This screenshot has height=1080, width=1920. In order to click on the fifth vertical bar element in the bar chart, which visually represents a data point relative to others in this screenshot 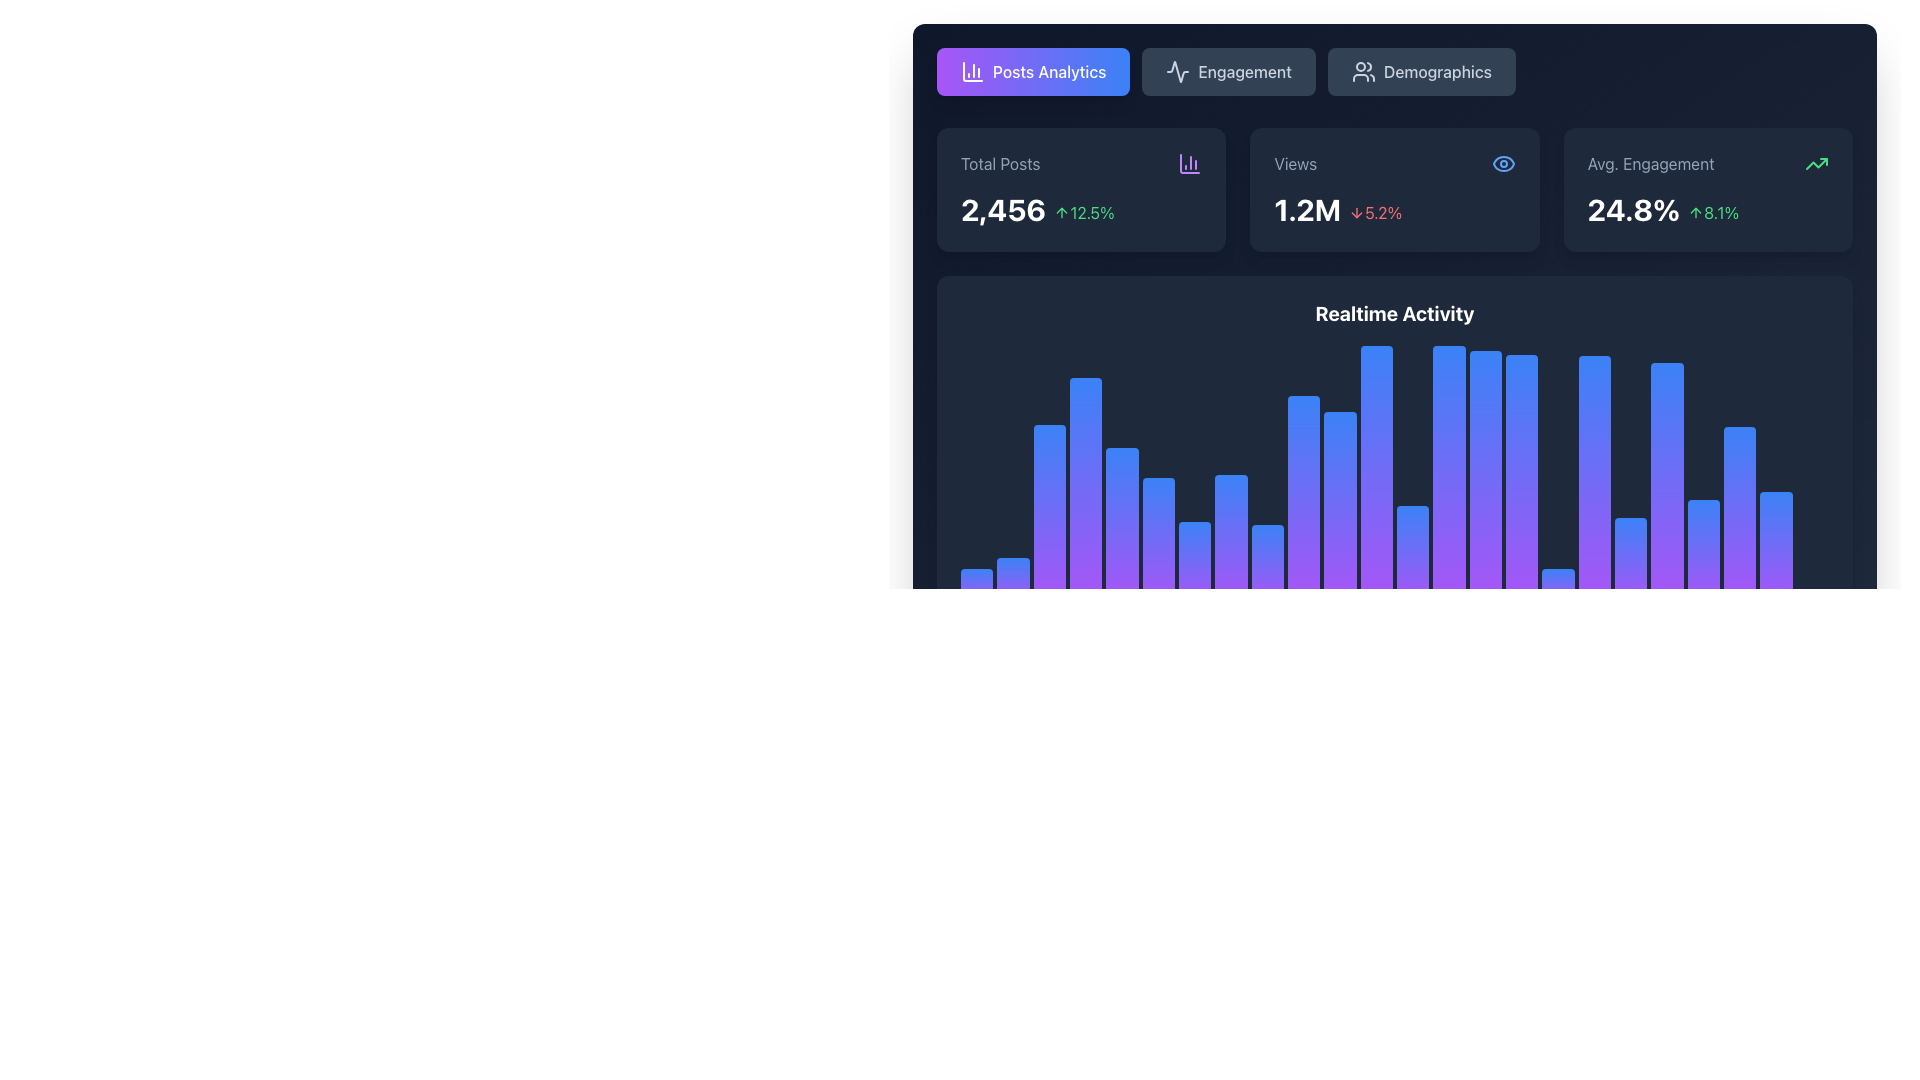, I will do `click(1122, 484)`.